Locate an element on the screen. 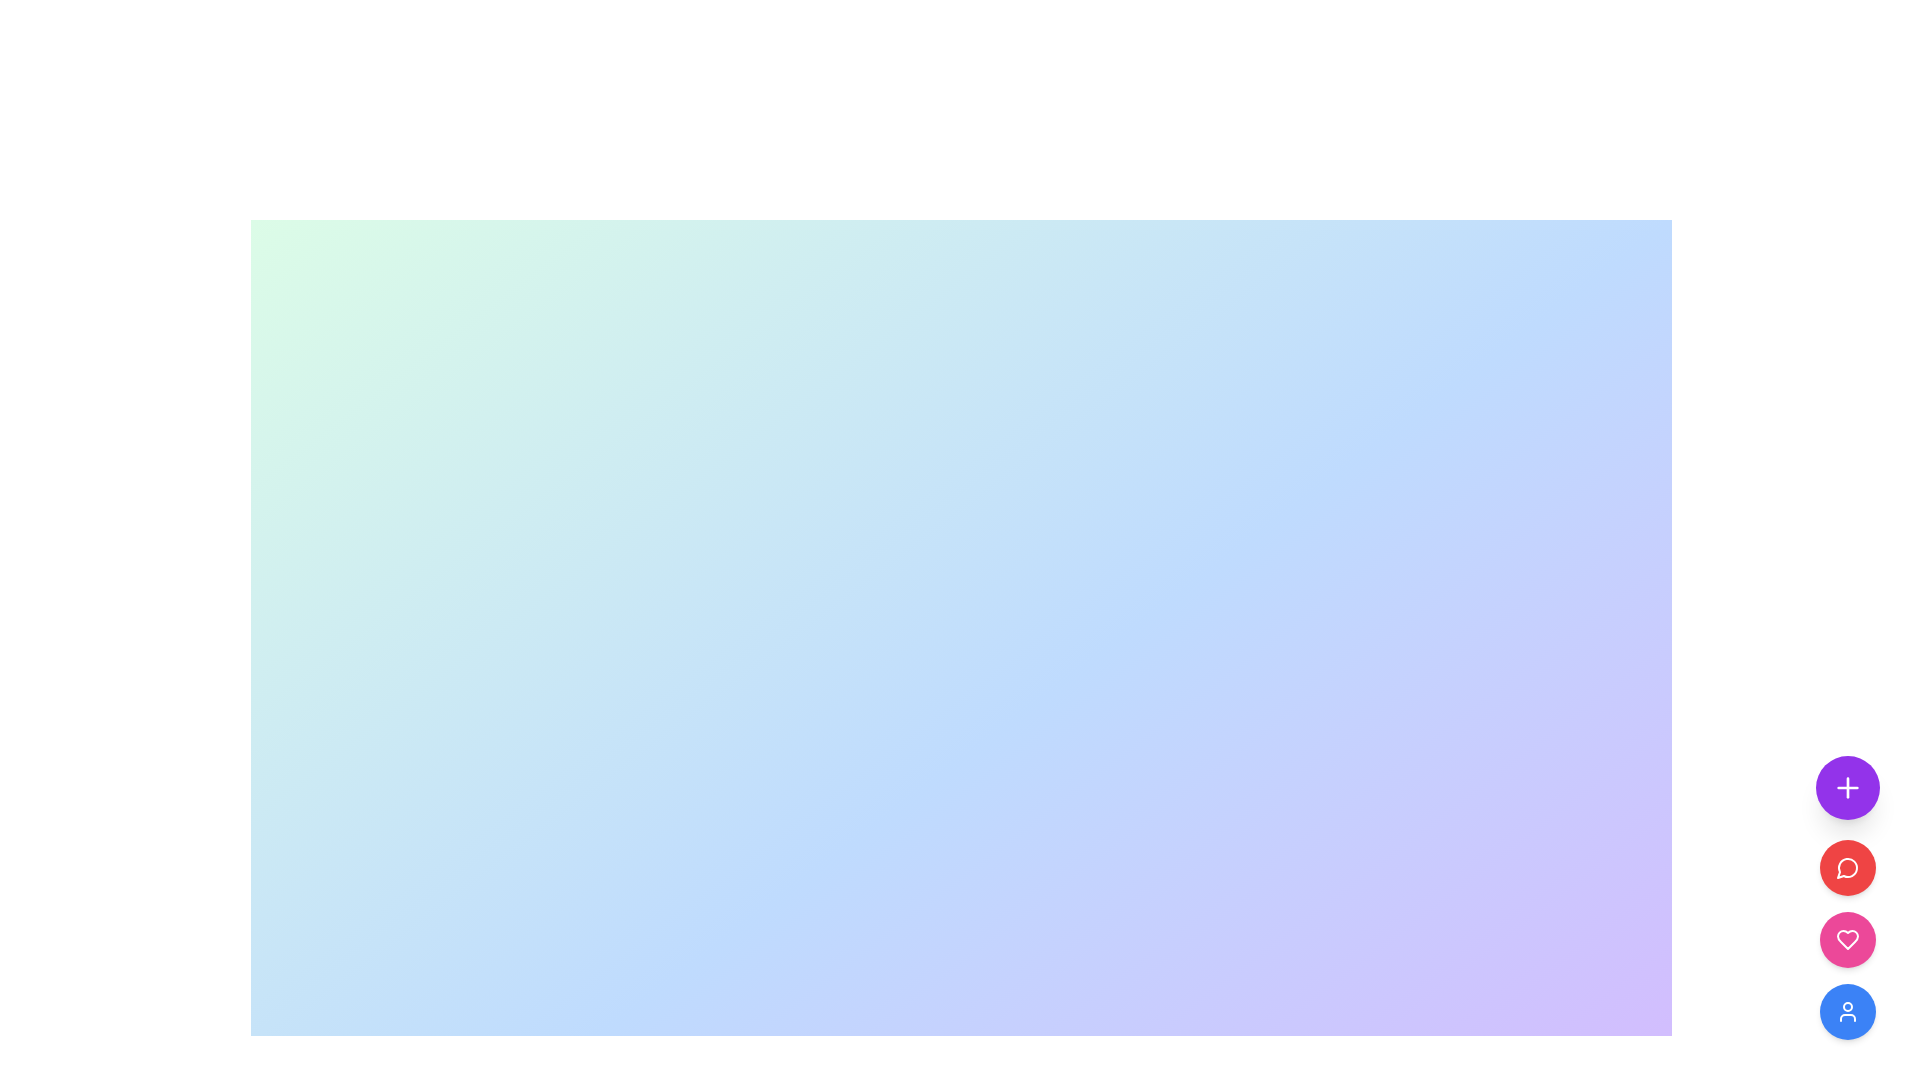  the heart-shaped icon on the right vertical toolbar, which is the third icon from the top is located at coordinates (1847, 940).